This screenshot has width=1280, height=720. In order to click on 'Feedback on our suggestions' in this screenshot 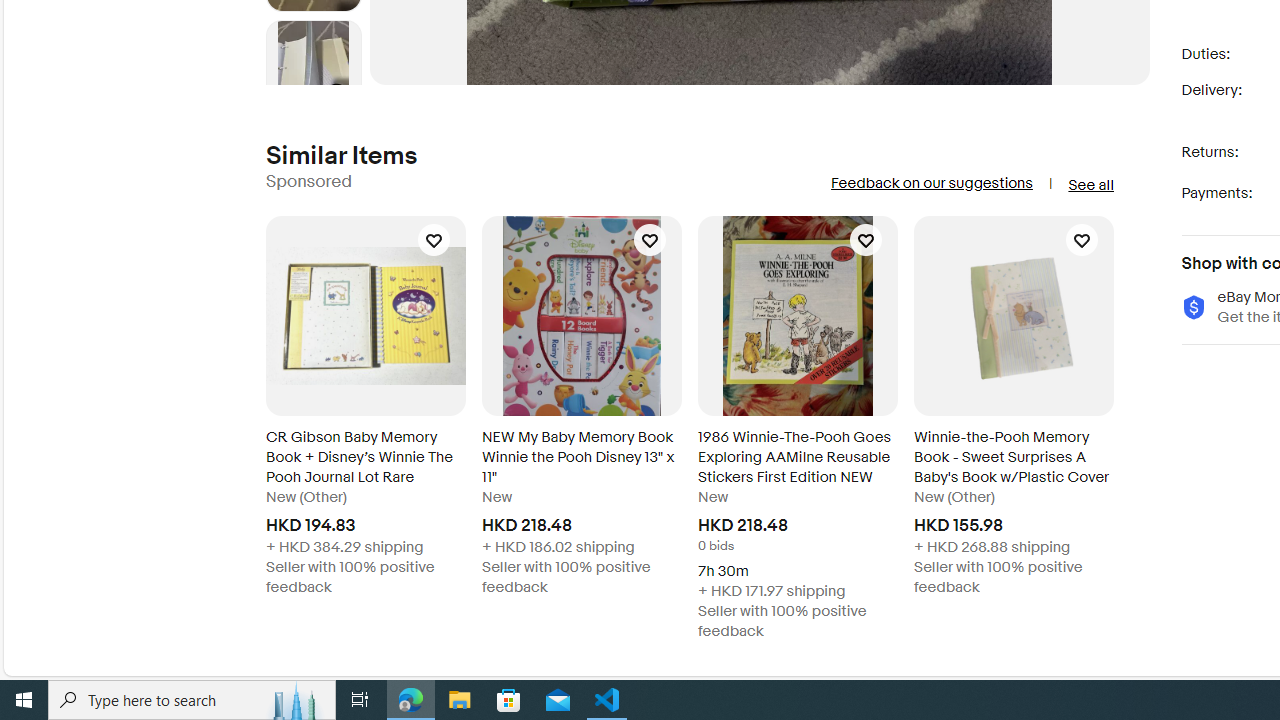, I will do `click(930, 183)`.